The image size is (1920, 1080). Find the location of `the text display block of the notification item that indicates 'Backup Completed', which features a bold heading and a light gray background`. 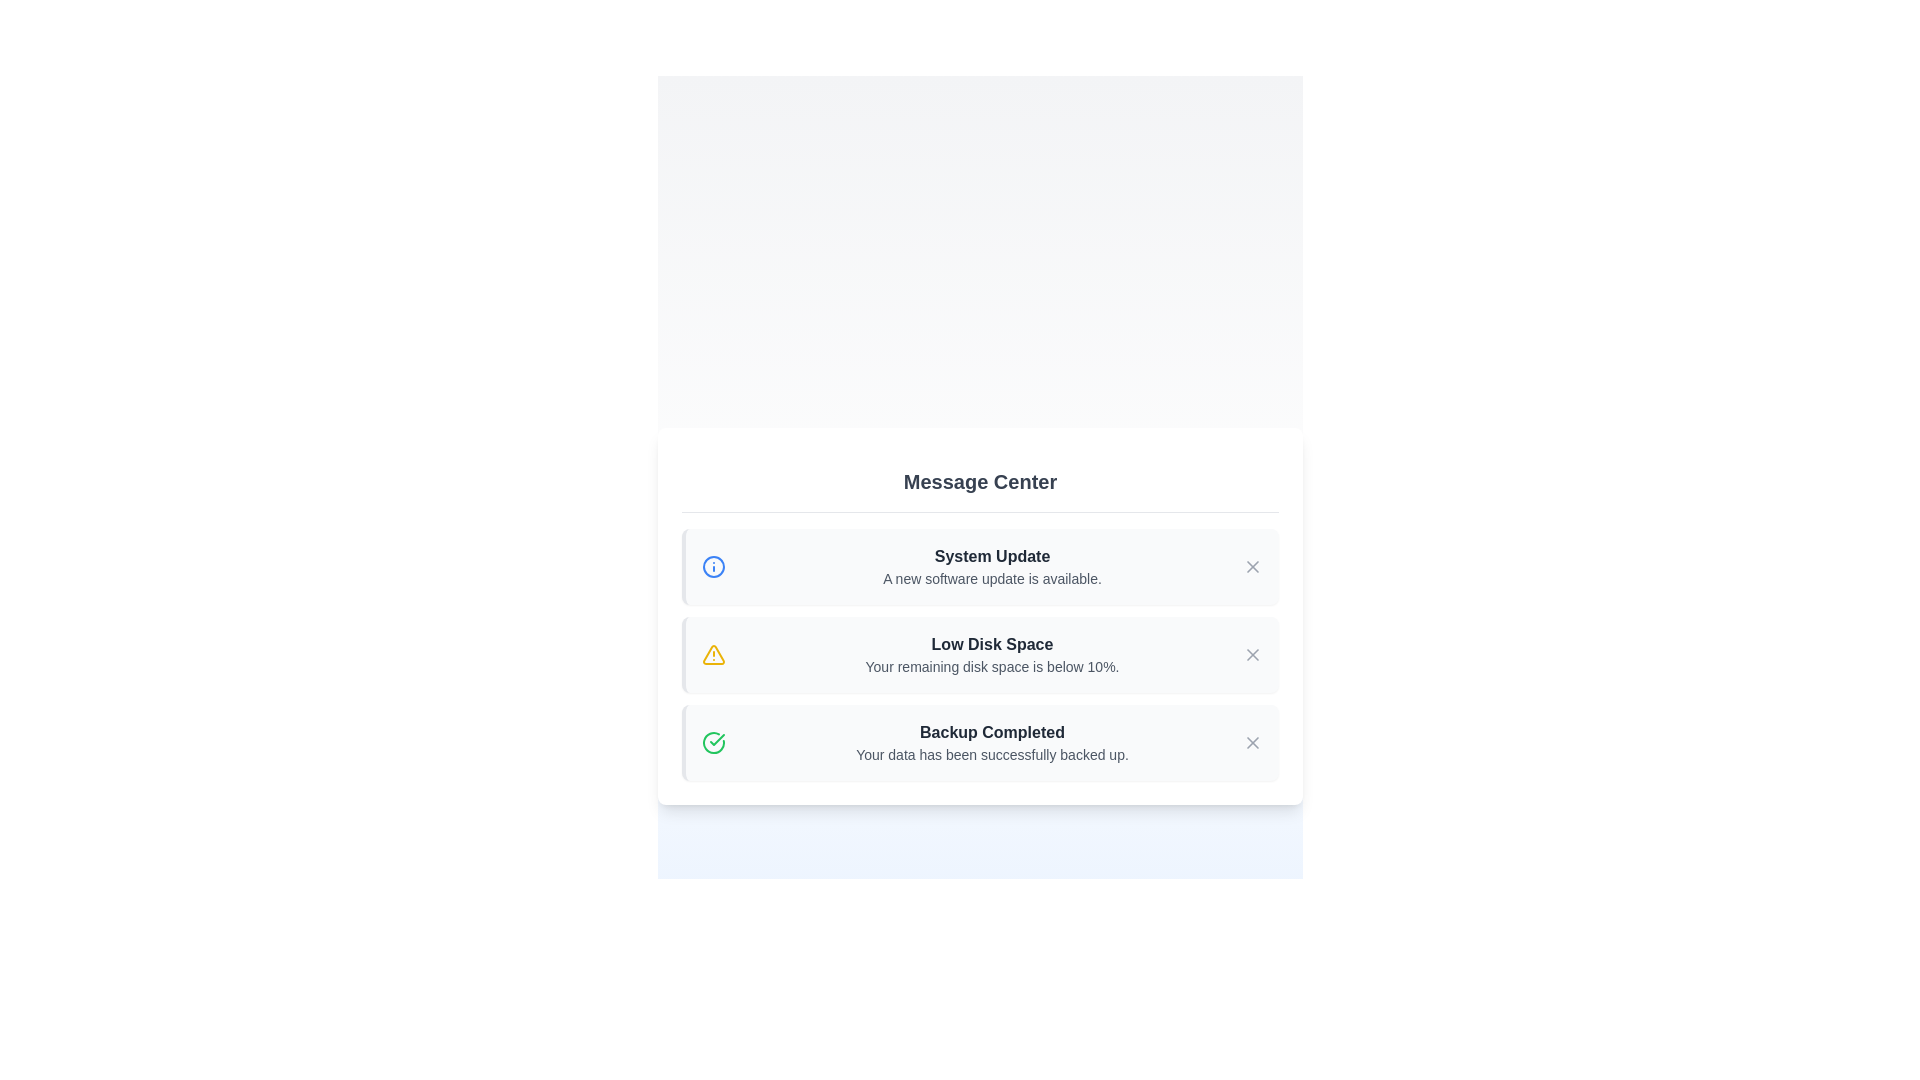

the text display block of the notification item that indicates 'Backup Completed', which features a bold heading and a light gray background is located at coordinates (992, 742).